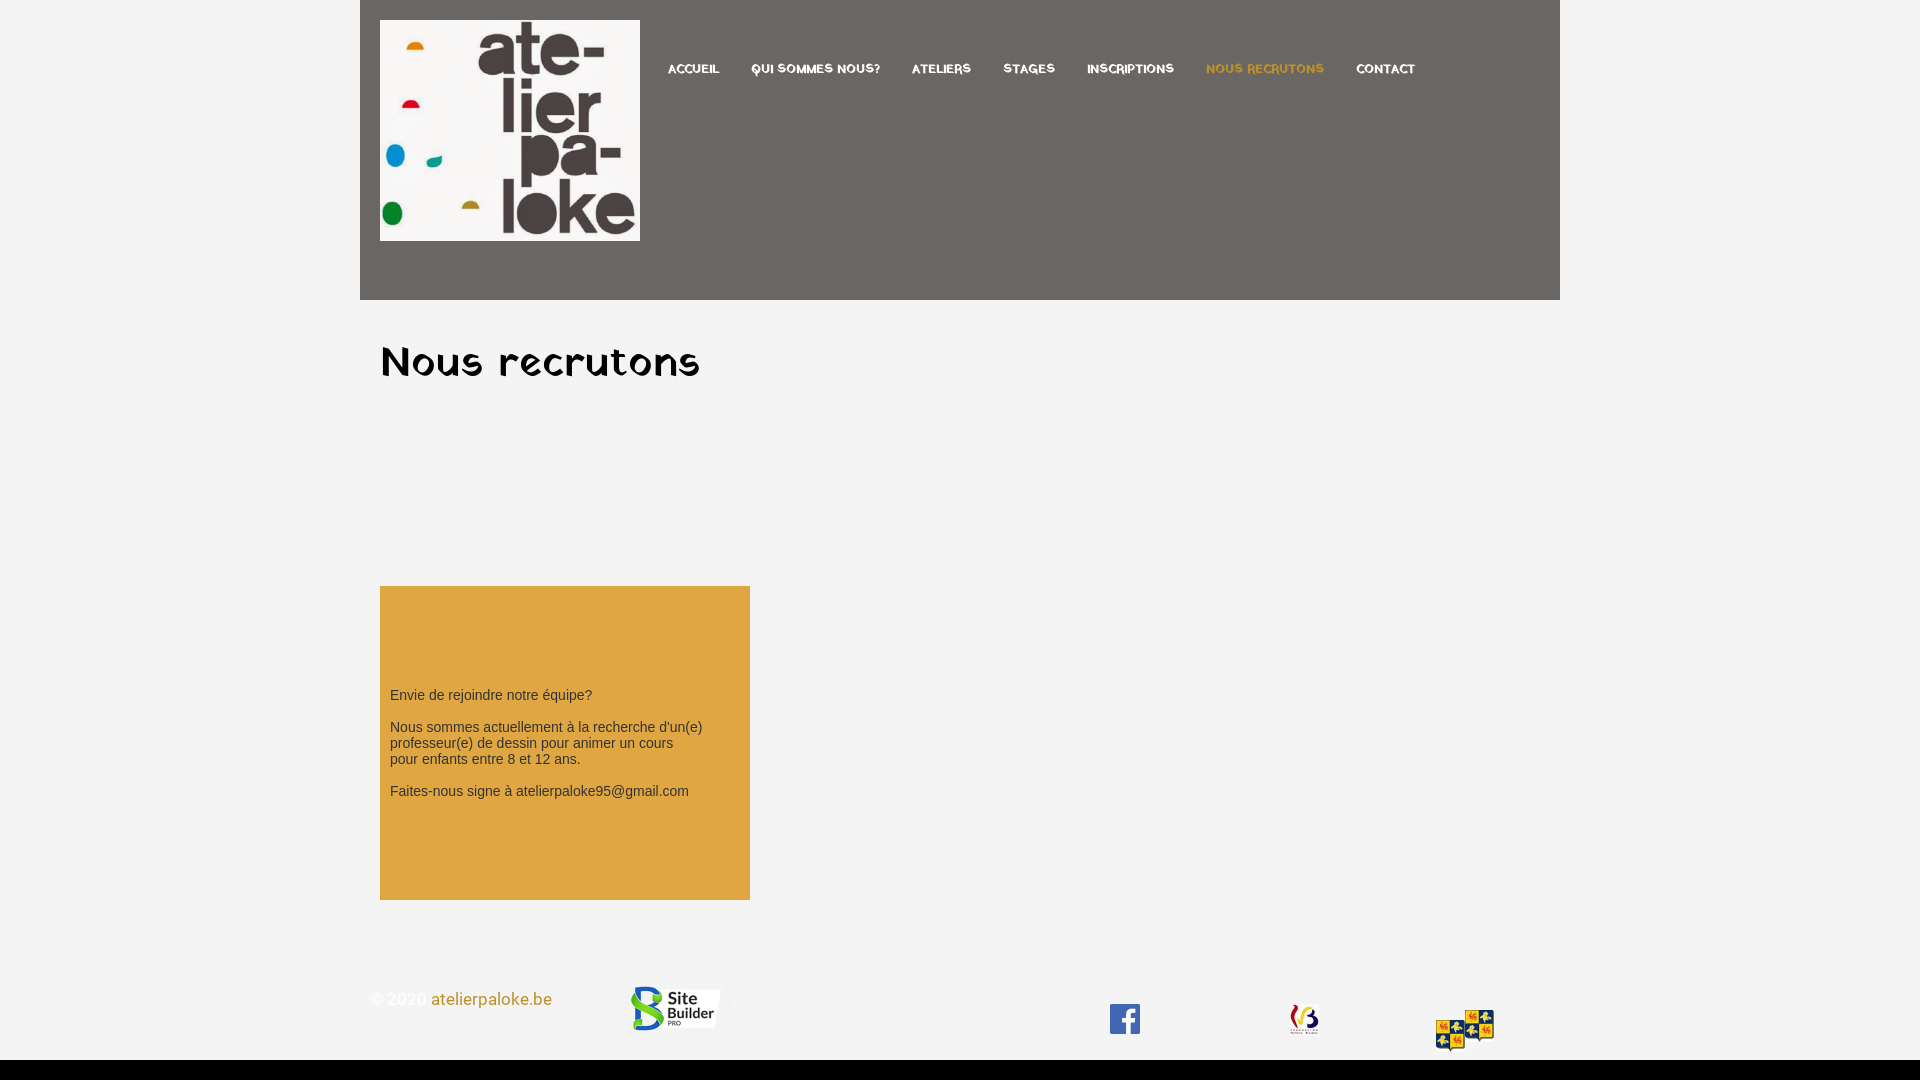 The image size is (1920, 1080). What do you see at coordinates (940, 71) in the screenshot?
I see `'ATELIERS'` at bounding box center [940, 71].